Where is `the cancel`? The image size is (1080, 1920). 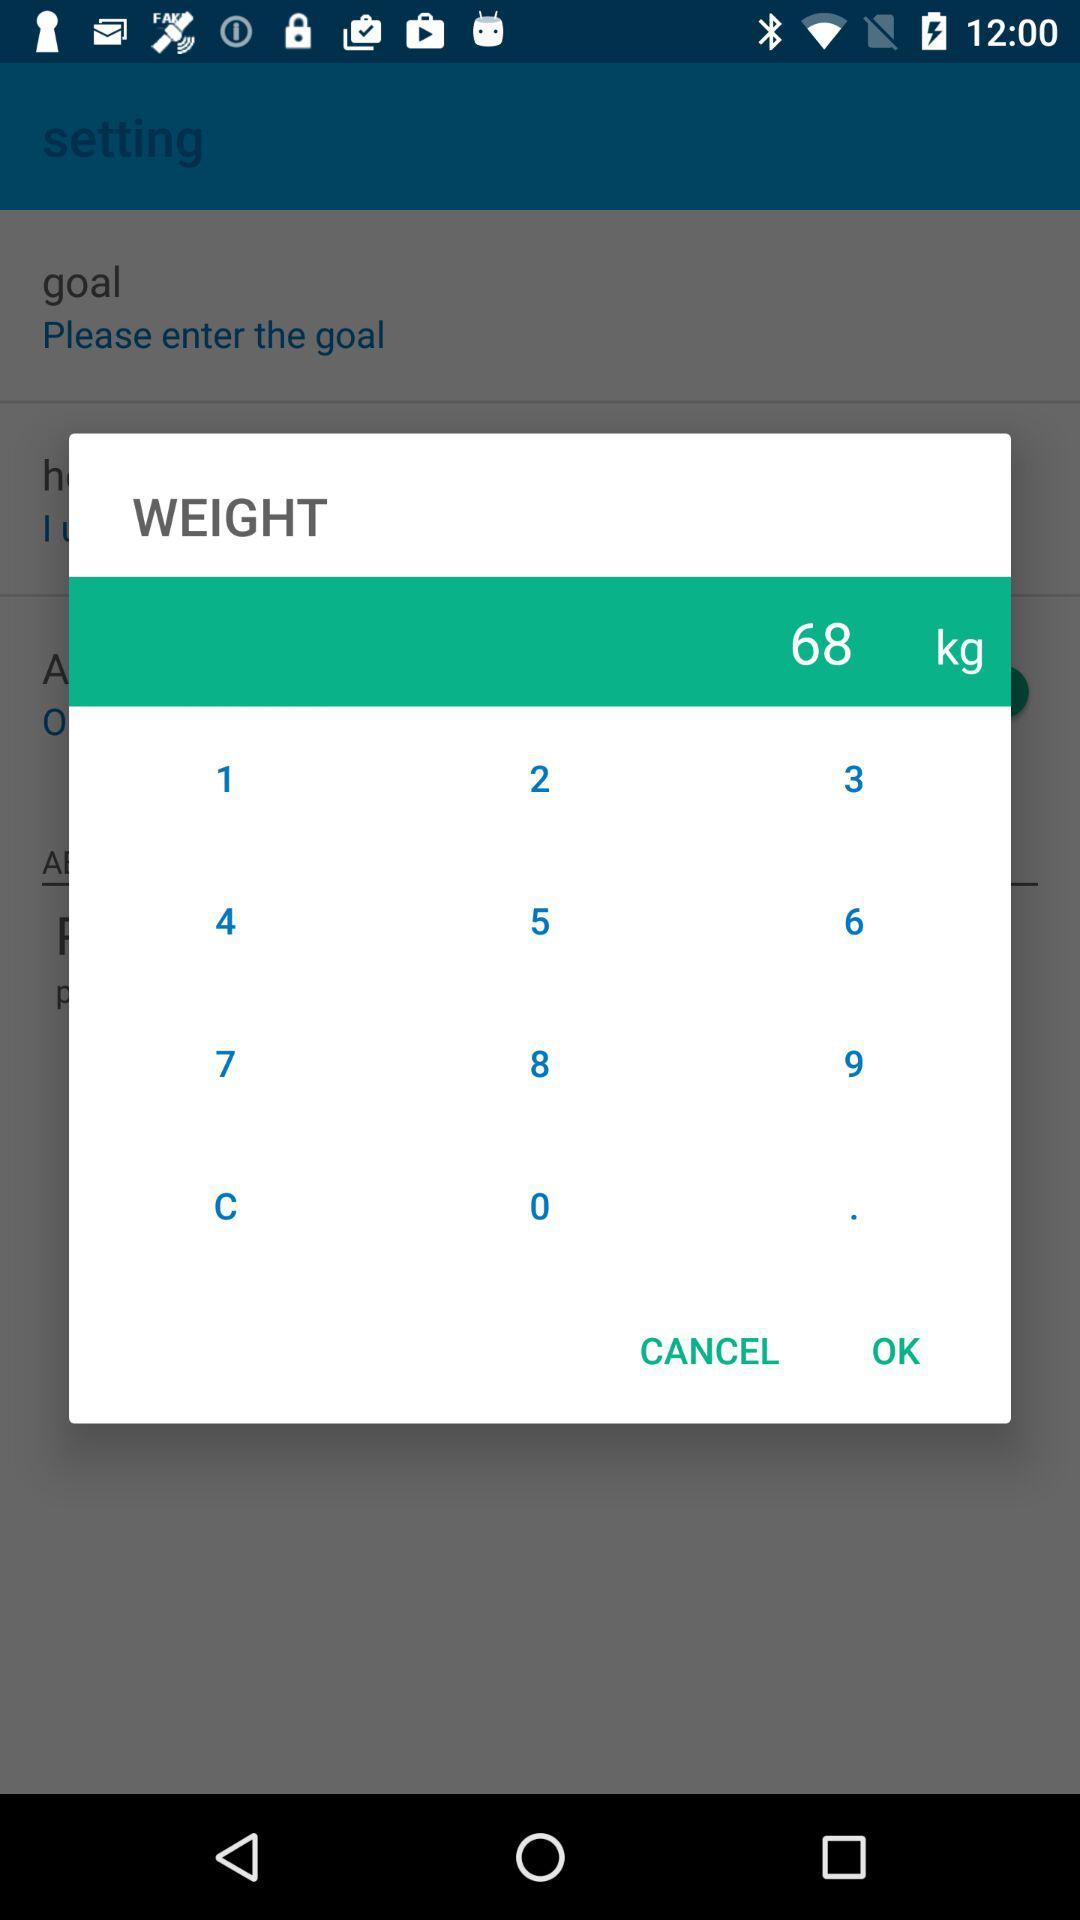 the cancel is located at coordinates (708, 1349).